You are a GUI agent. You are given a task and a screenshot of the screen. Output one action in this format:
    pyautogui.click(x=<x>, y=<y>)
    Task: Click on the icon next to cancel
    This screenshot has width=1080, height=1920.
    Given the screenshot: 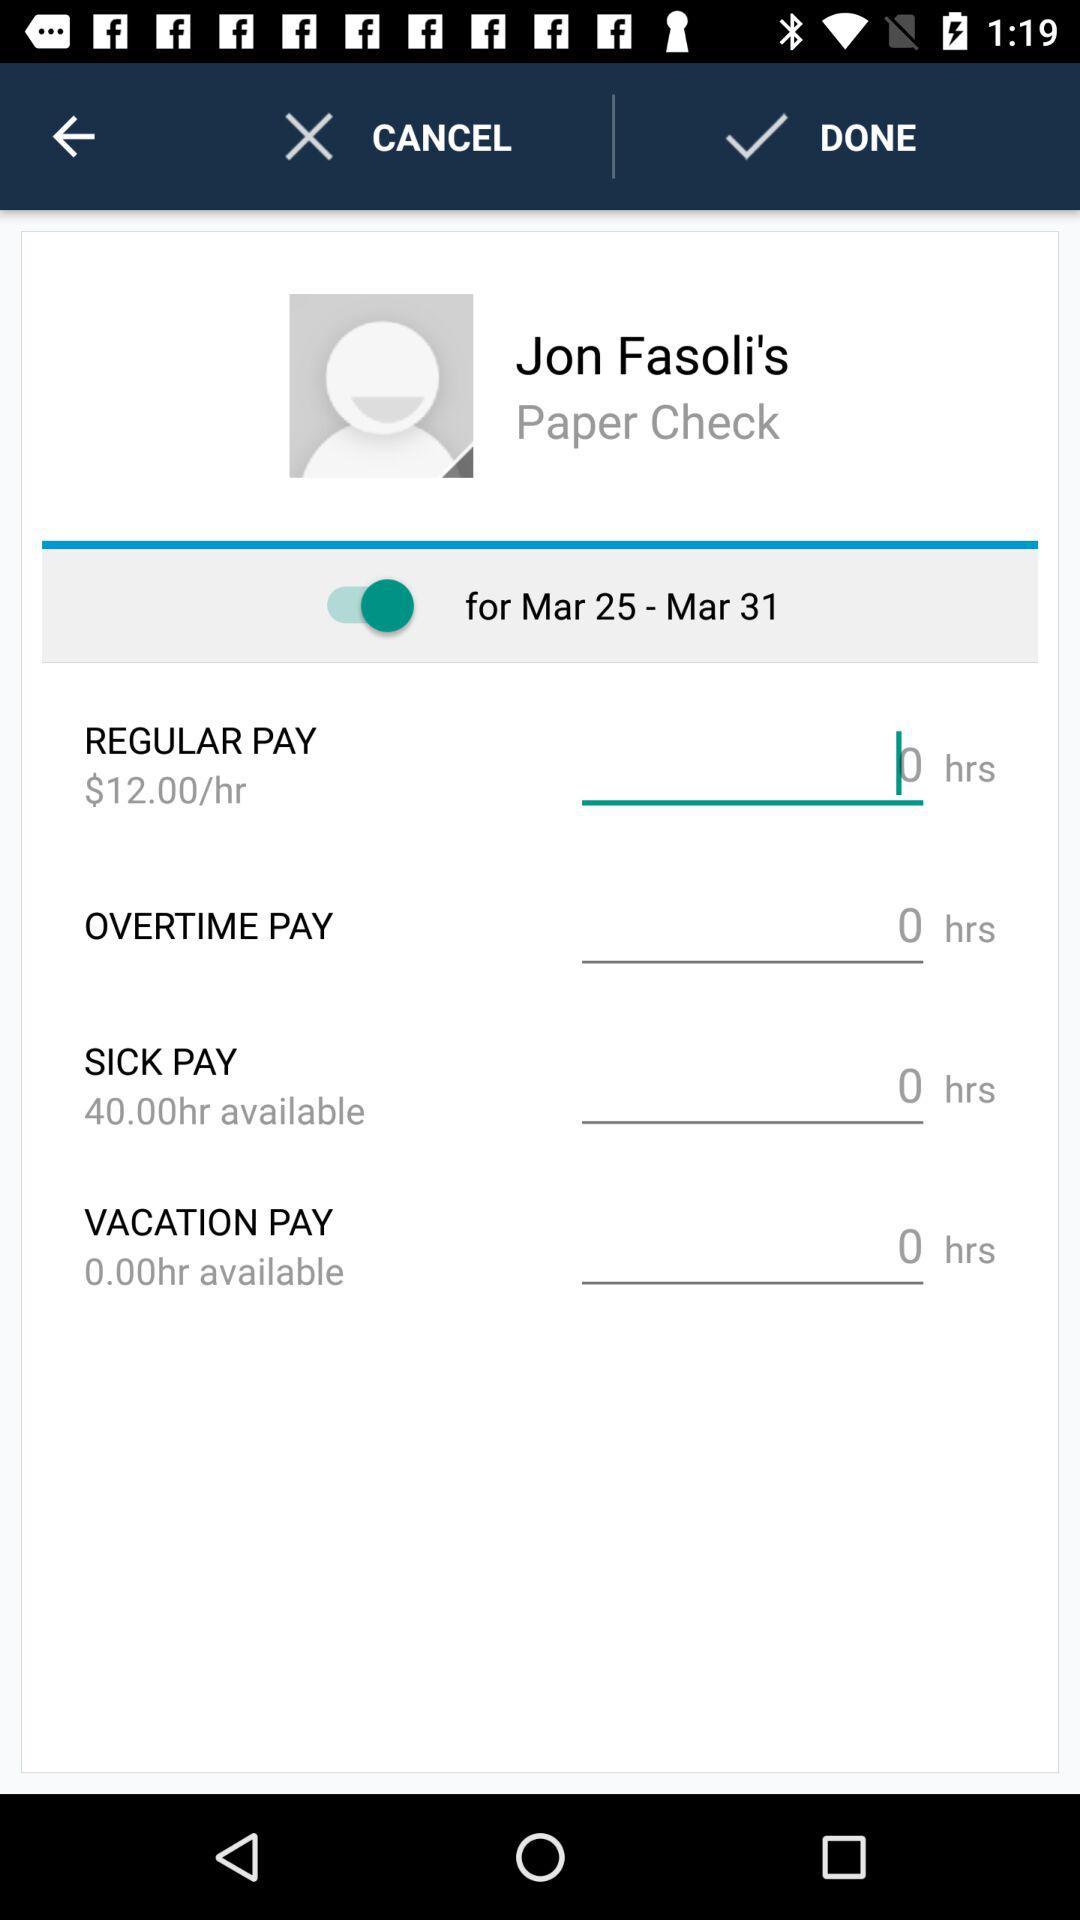 What is the action you would take?
    pyautogui.click(x=72, y=135)
    